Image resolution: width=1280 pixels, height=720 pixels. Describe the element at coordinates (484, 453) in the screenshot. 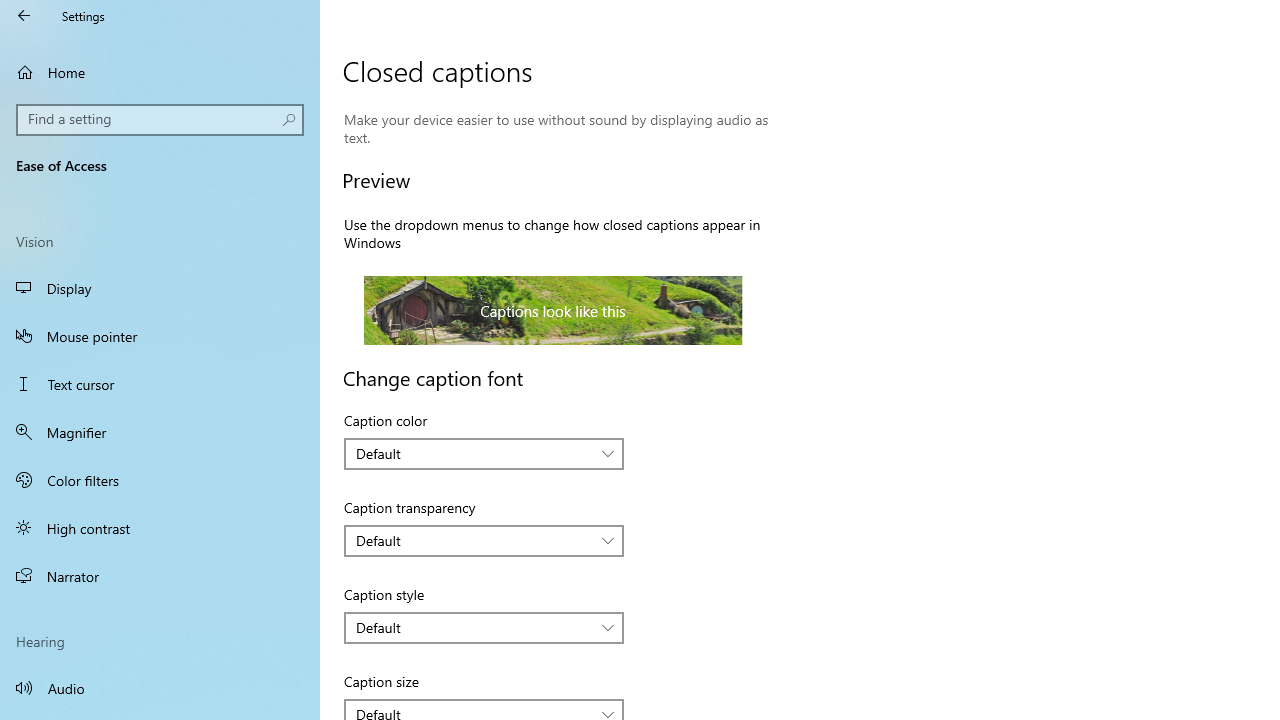

I see `'Caption color'` at that location.